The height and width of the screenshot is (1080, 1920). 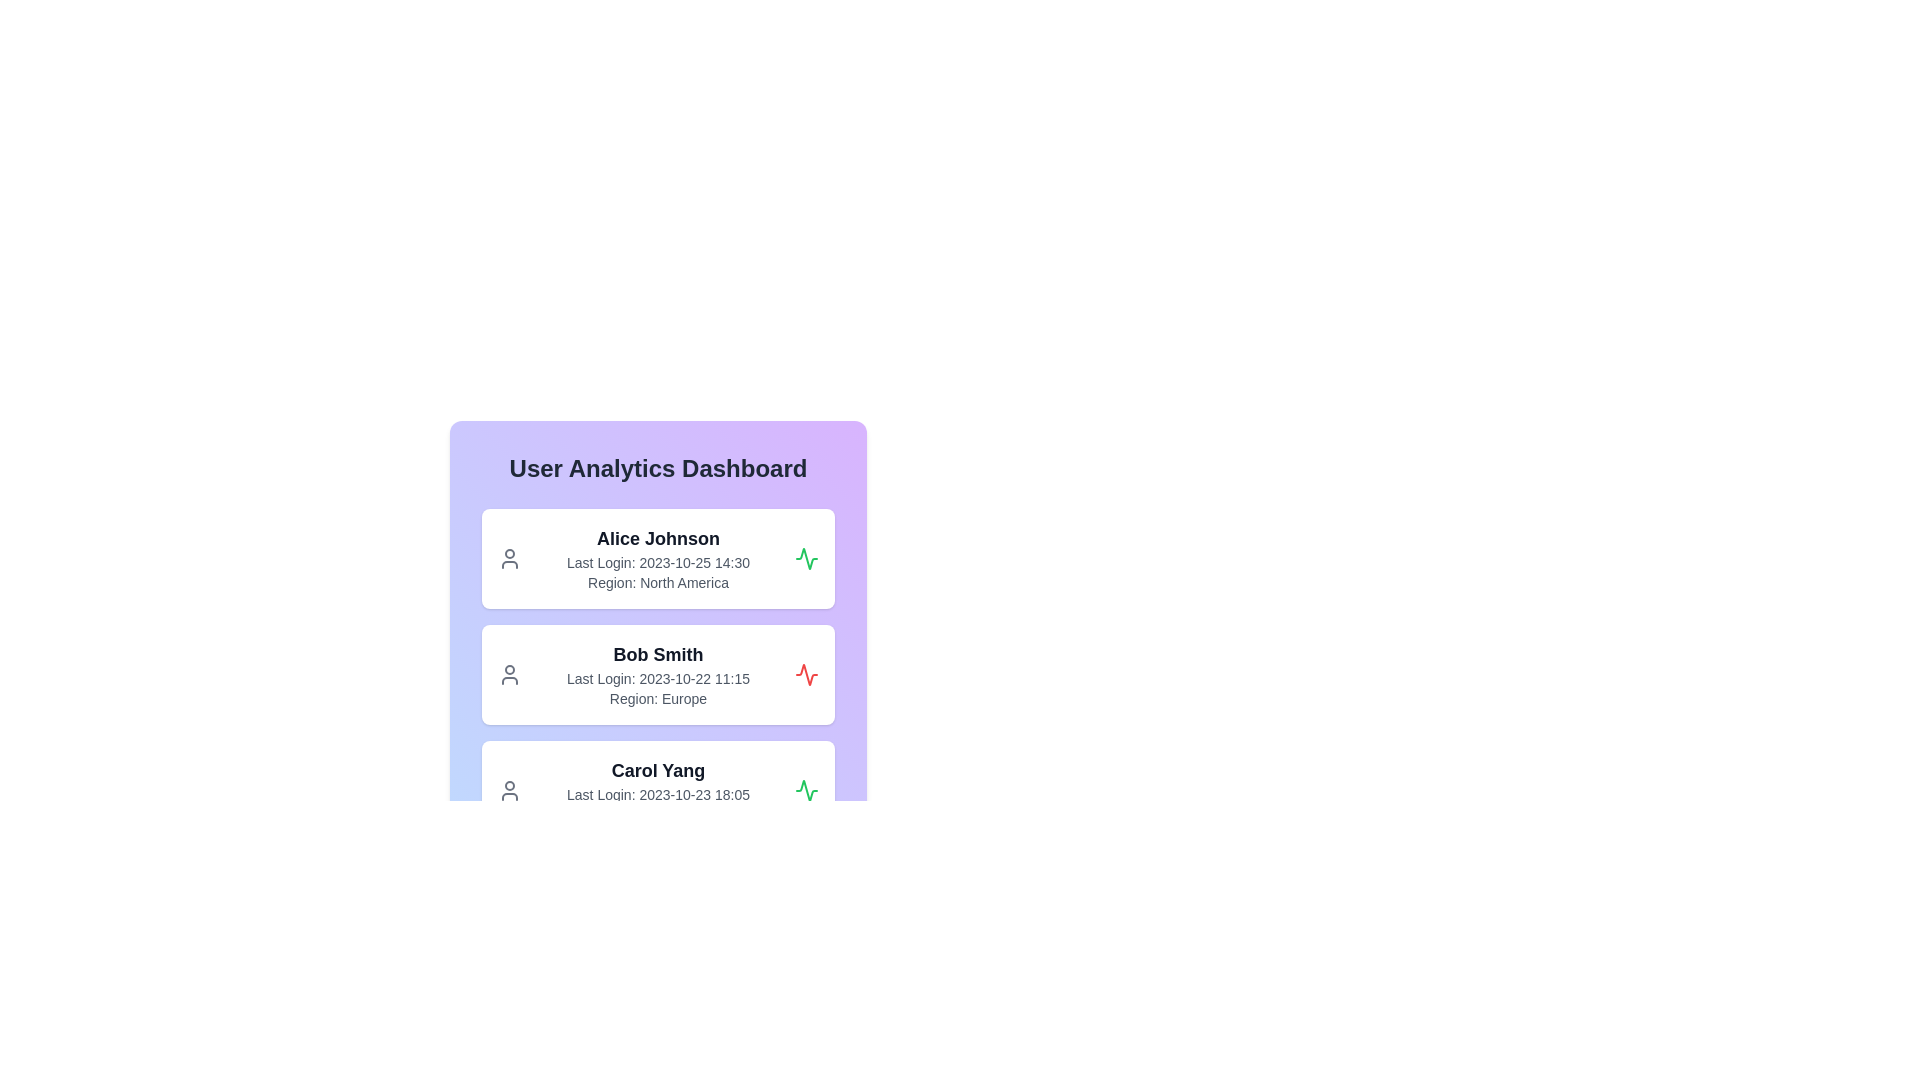 What do you see at coordinates (806, 789) in the screenshot?
I see `the green waveform icon located at the right end of the information card for 'Carol Yang'` at bounding box center [806, 789].